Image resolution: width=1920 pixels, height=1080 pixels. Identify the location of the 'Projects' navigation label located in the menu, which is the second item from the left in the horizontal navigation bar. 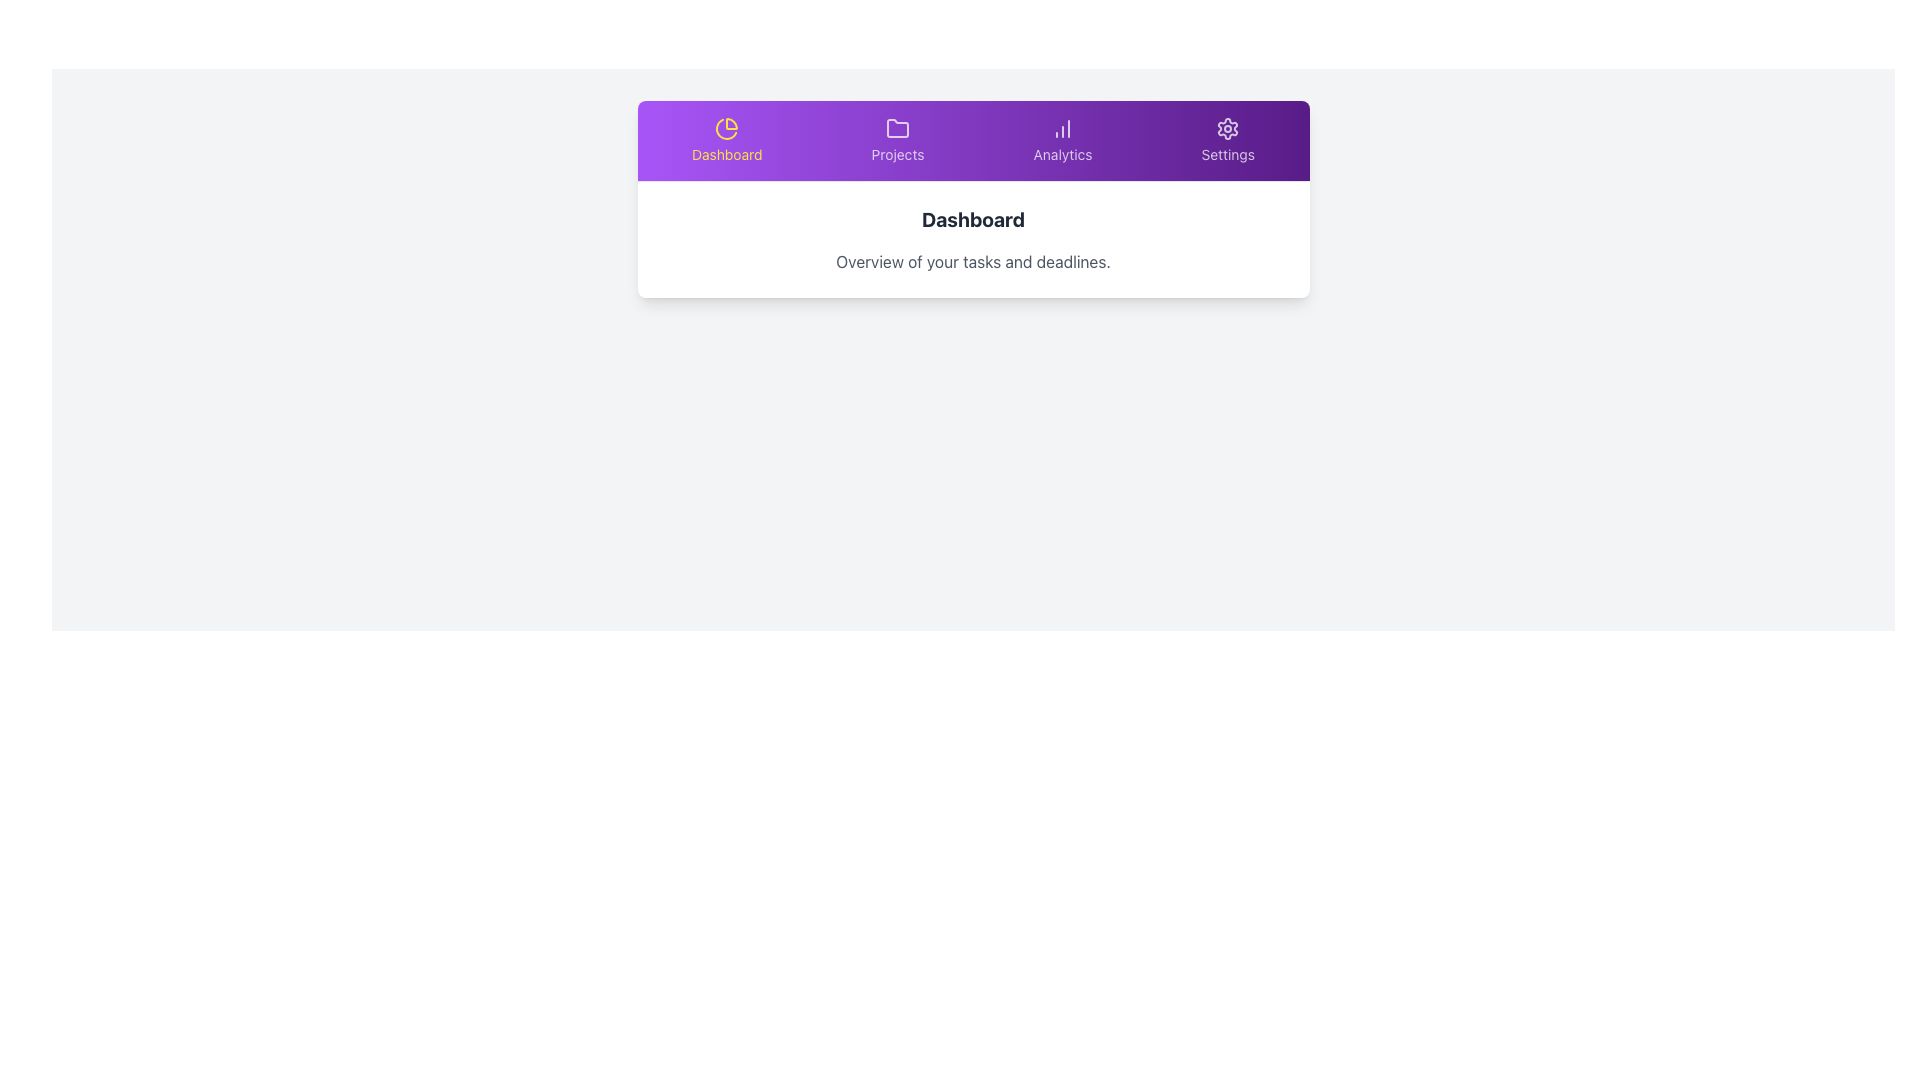
(896, 153).